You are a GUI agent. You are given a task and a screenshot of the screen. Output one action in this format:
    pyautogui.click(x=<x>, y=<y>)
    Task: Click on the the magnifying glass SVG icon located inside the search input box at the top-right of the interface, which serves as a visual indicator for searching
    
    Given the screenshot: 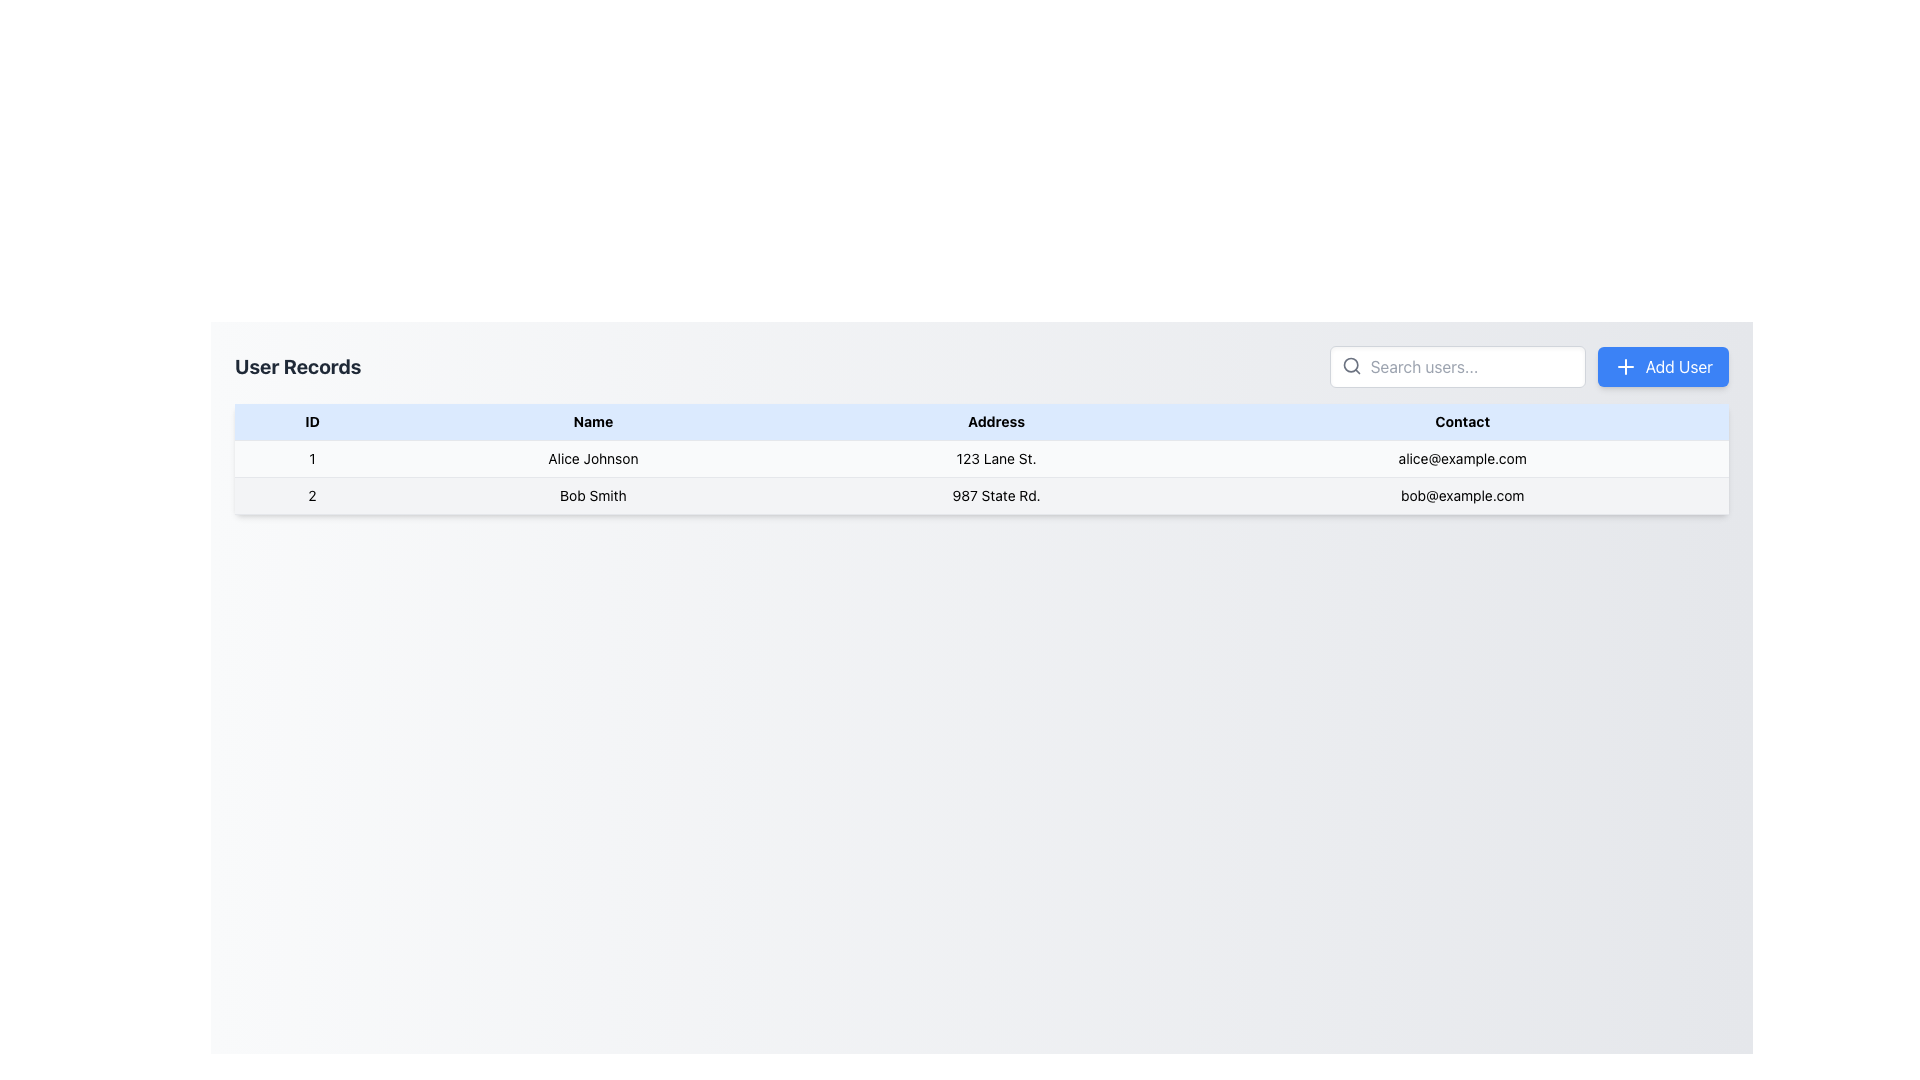 What is the action you would take?
    pyautogui.click(x=1351, y=366)
    